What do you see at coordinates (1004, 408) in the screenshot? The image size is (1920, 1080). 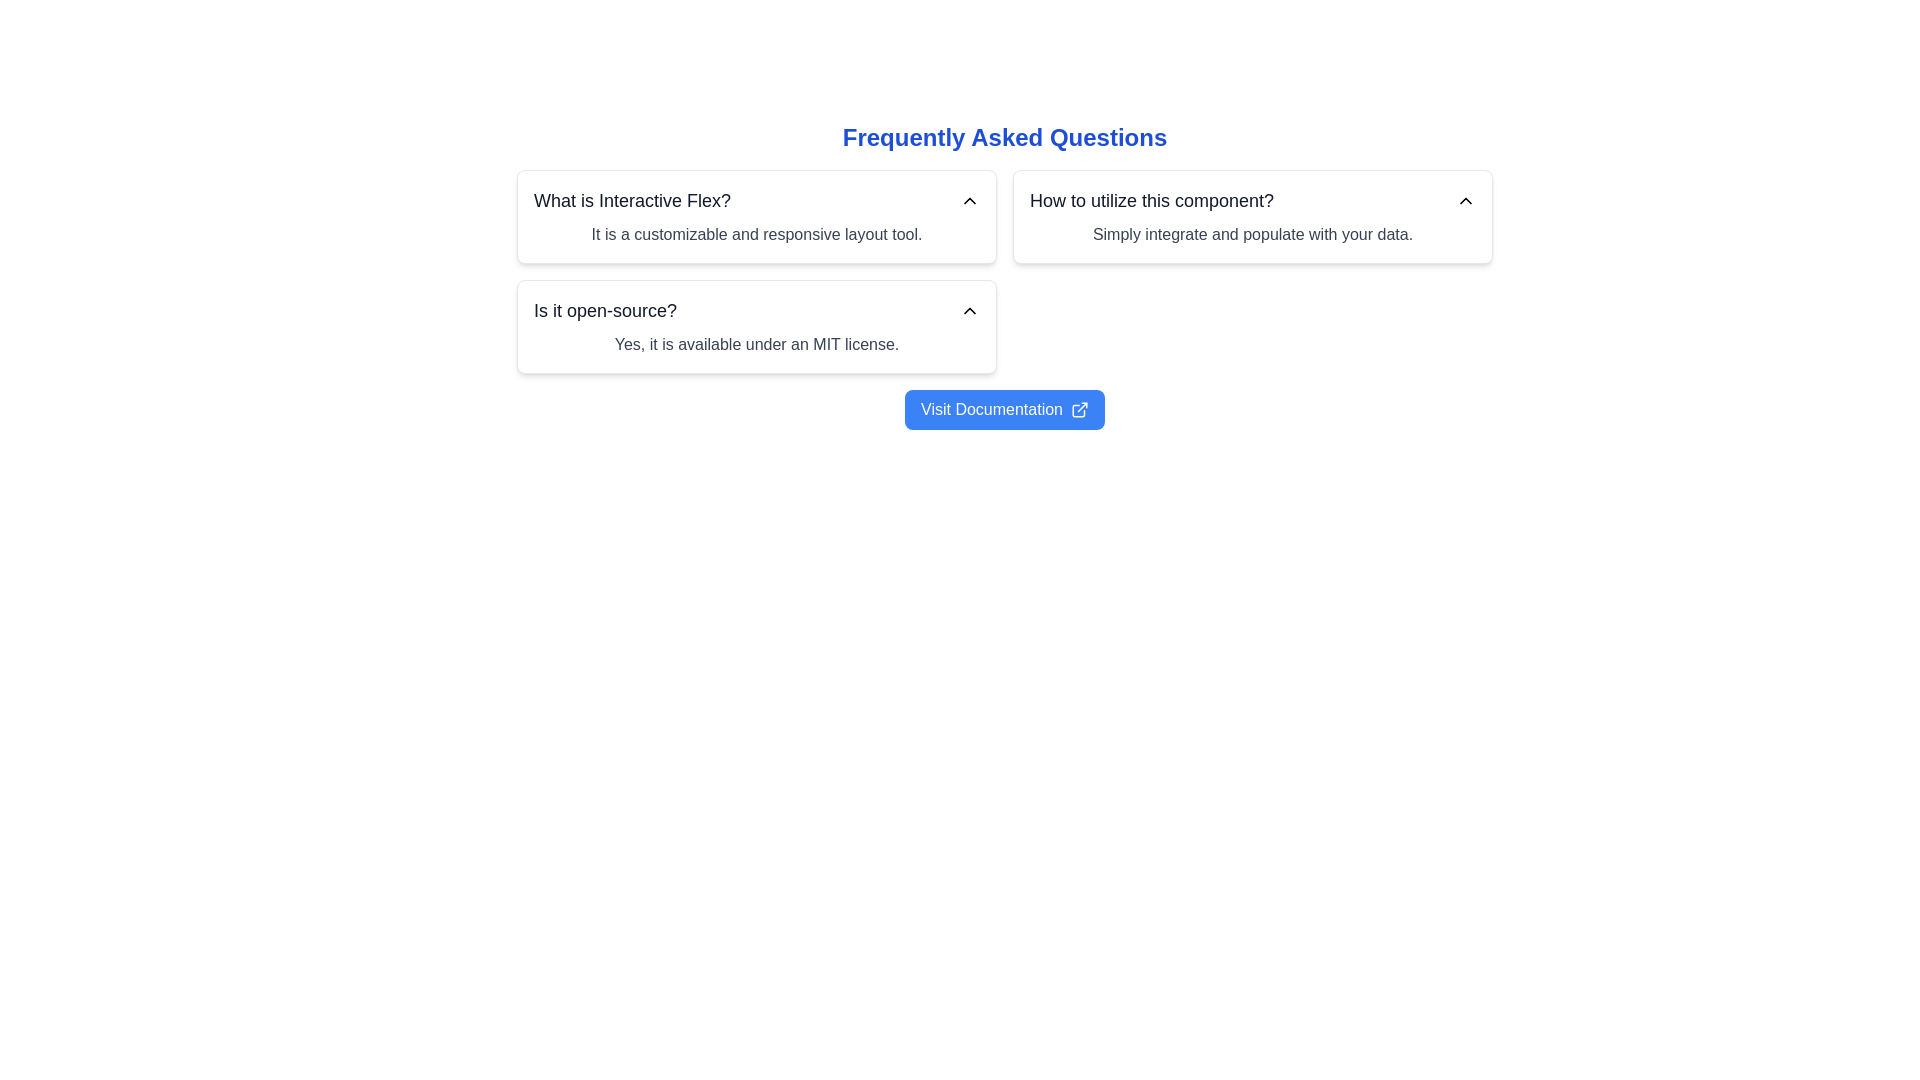 I see `the documentation button located at the bottom-center of the FAQ section to observe visual feedback` at bounding box center [1004, 408].